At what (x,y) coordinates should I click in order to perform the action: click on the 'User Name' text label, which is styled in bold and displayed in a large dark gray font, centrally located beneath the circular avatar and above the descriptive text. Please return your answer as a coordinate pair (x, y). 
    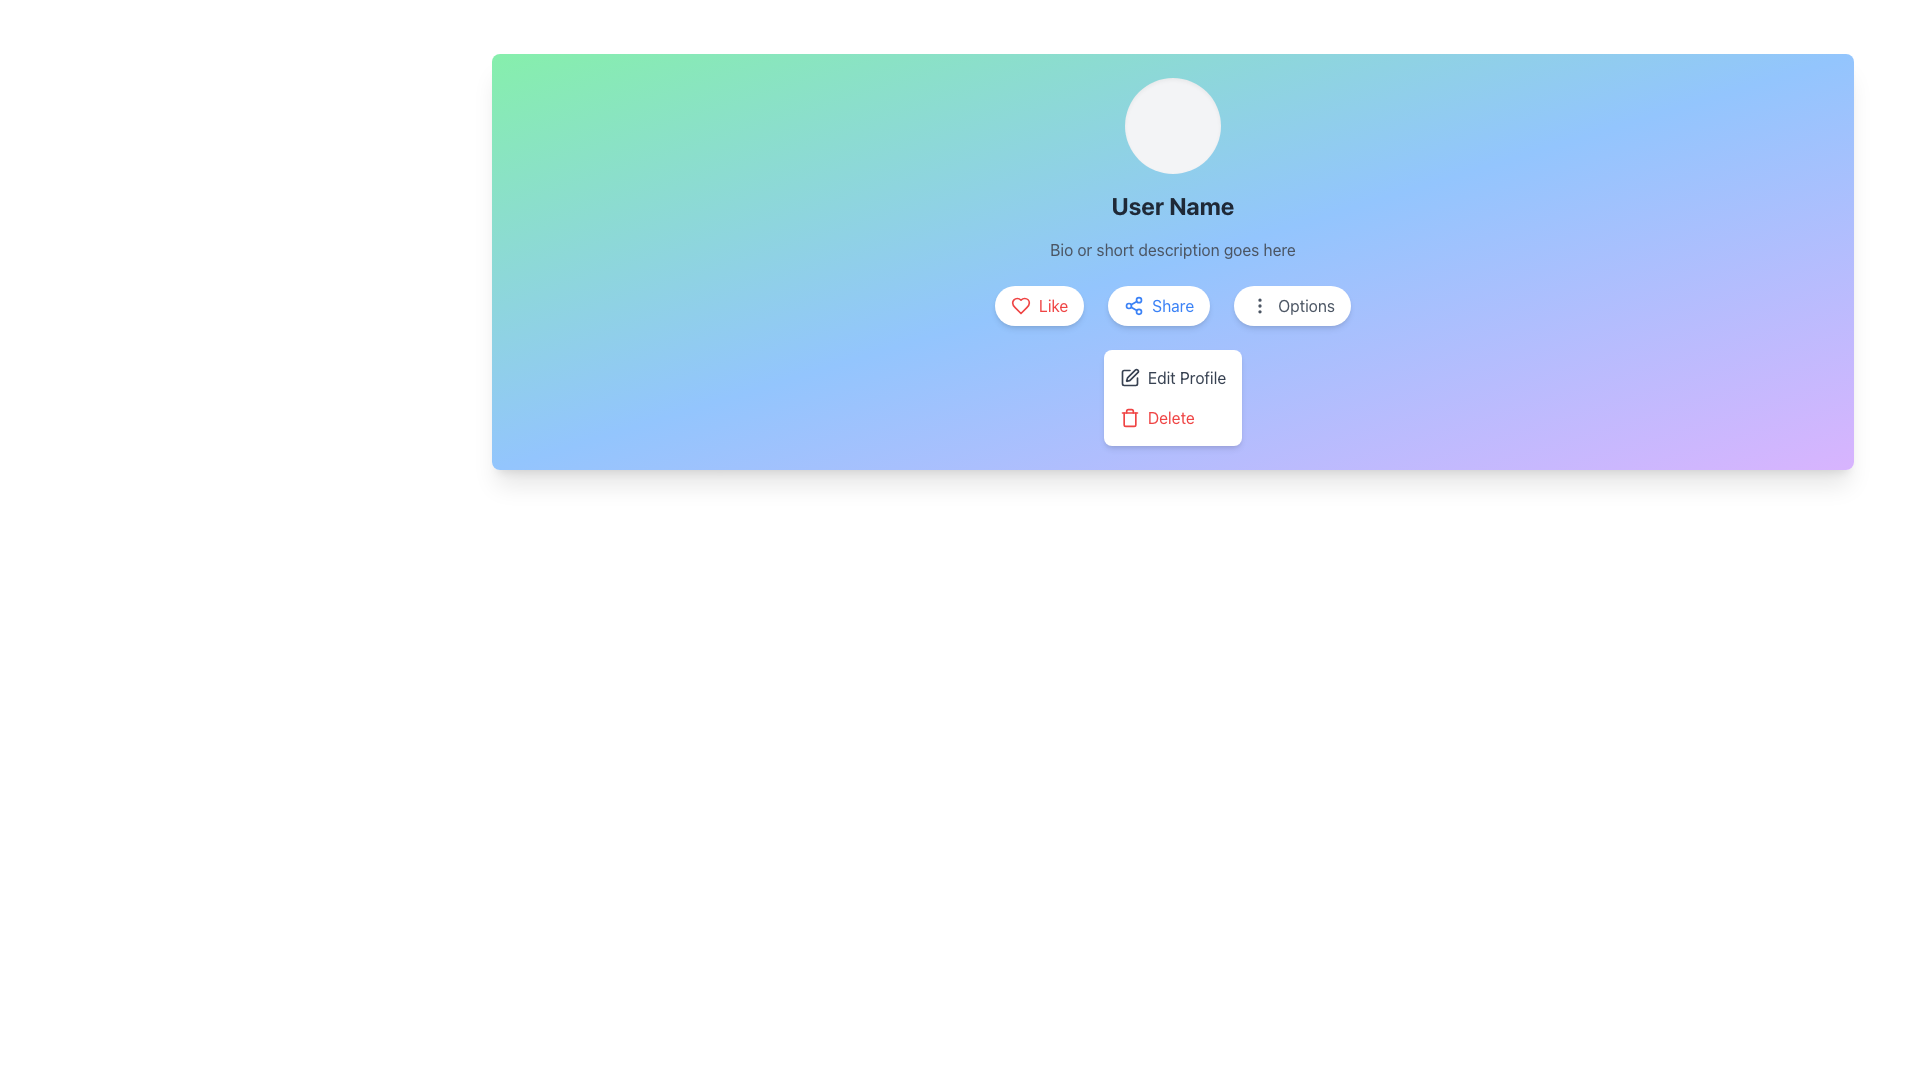
    Looking at the image, I should click on (1172, 205).